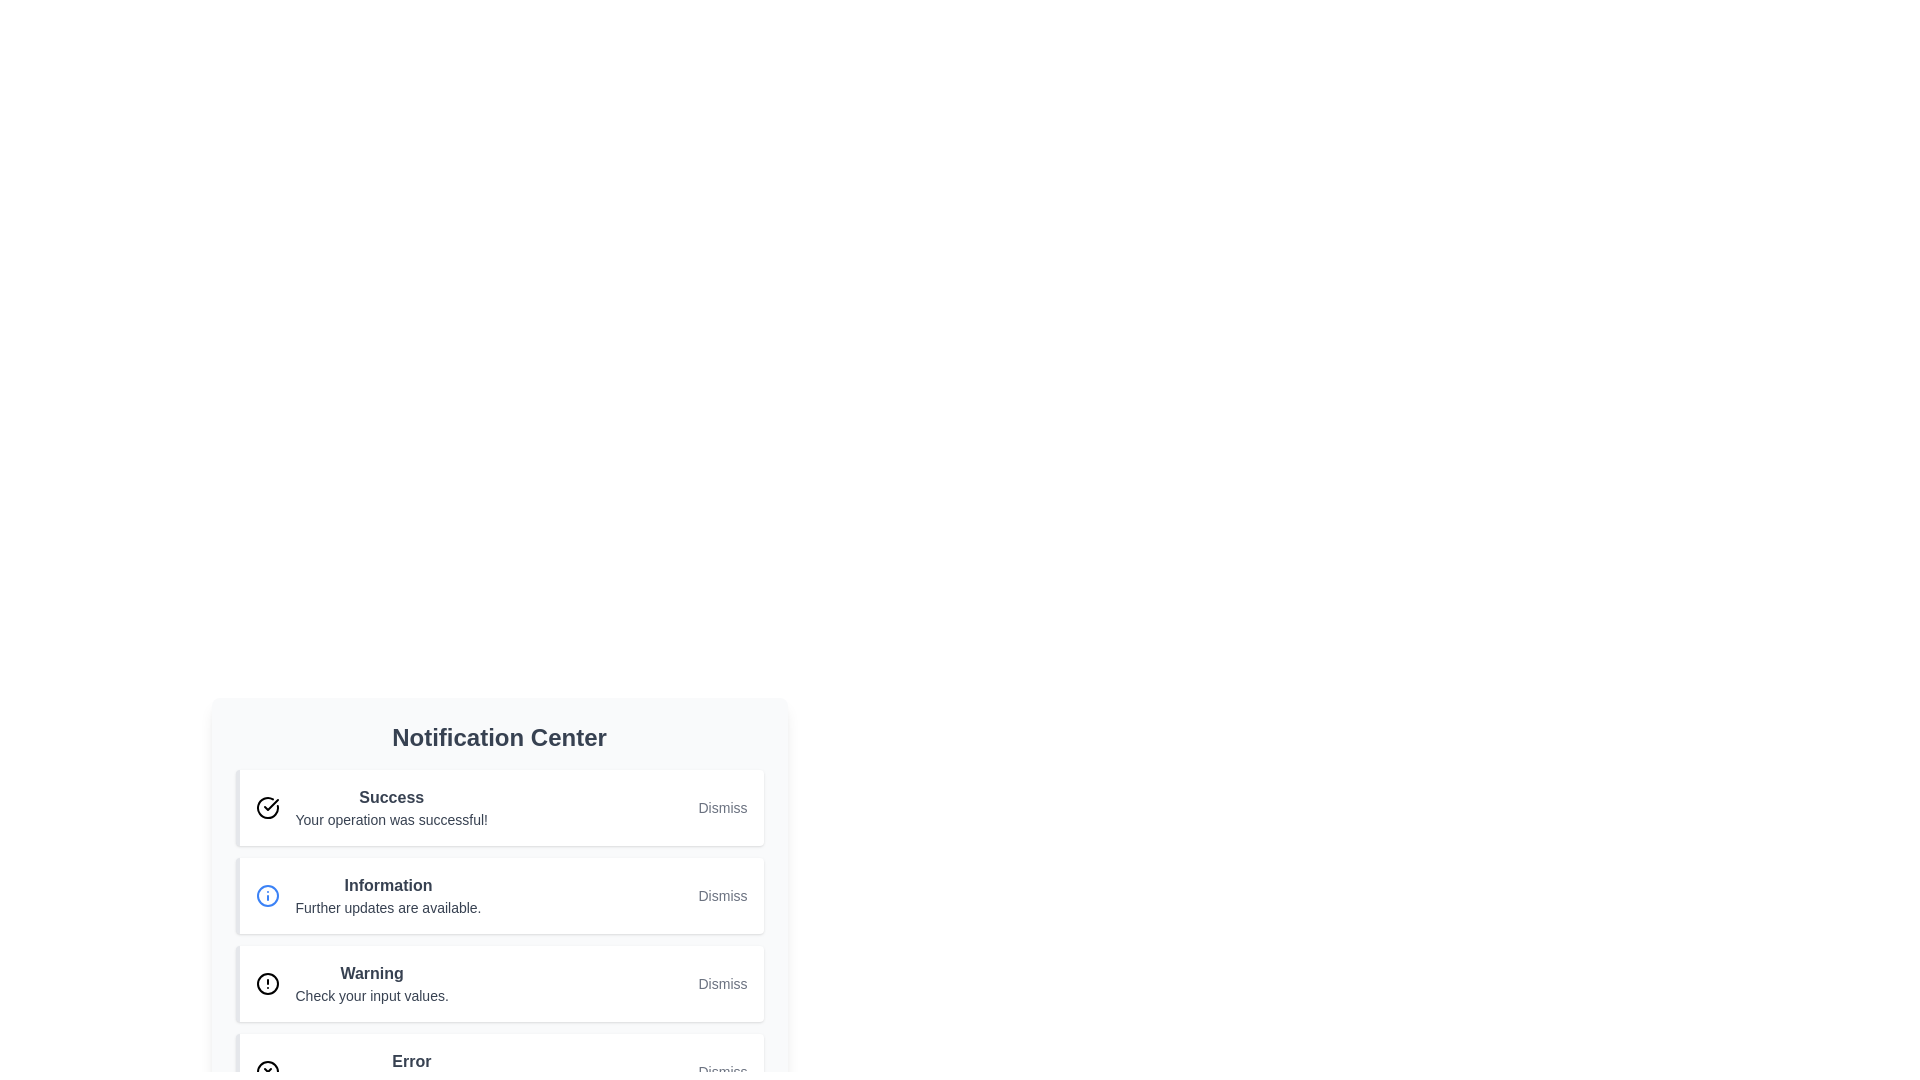  Describe the element at coordinates (266, 894) in the screenshot. I see `the circular SVG graphic component of the information icon in the second row of the notification list for notification type identification` at that location.